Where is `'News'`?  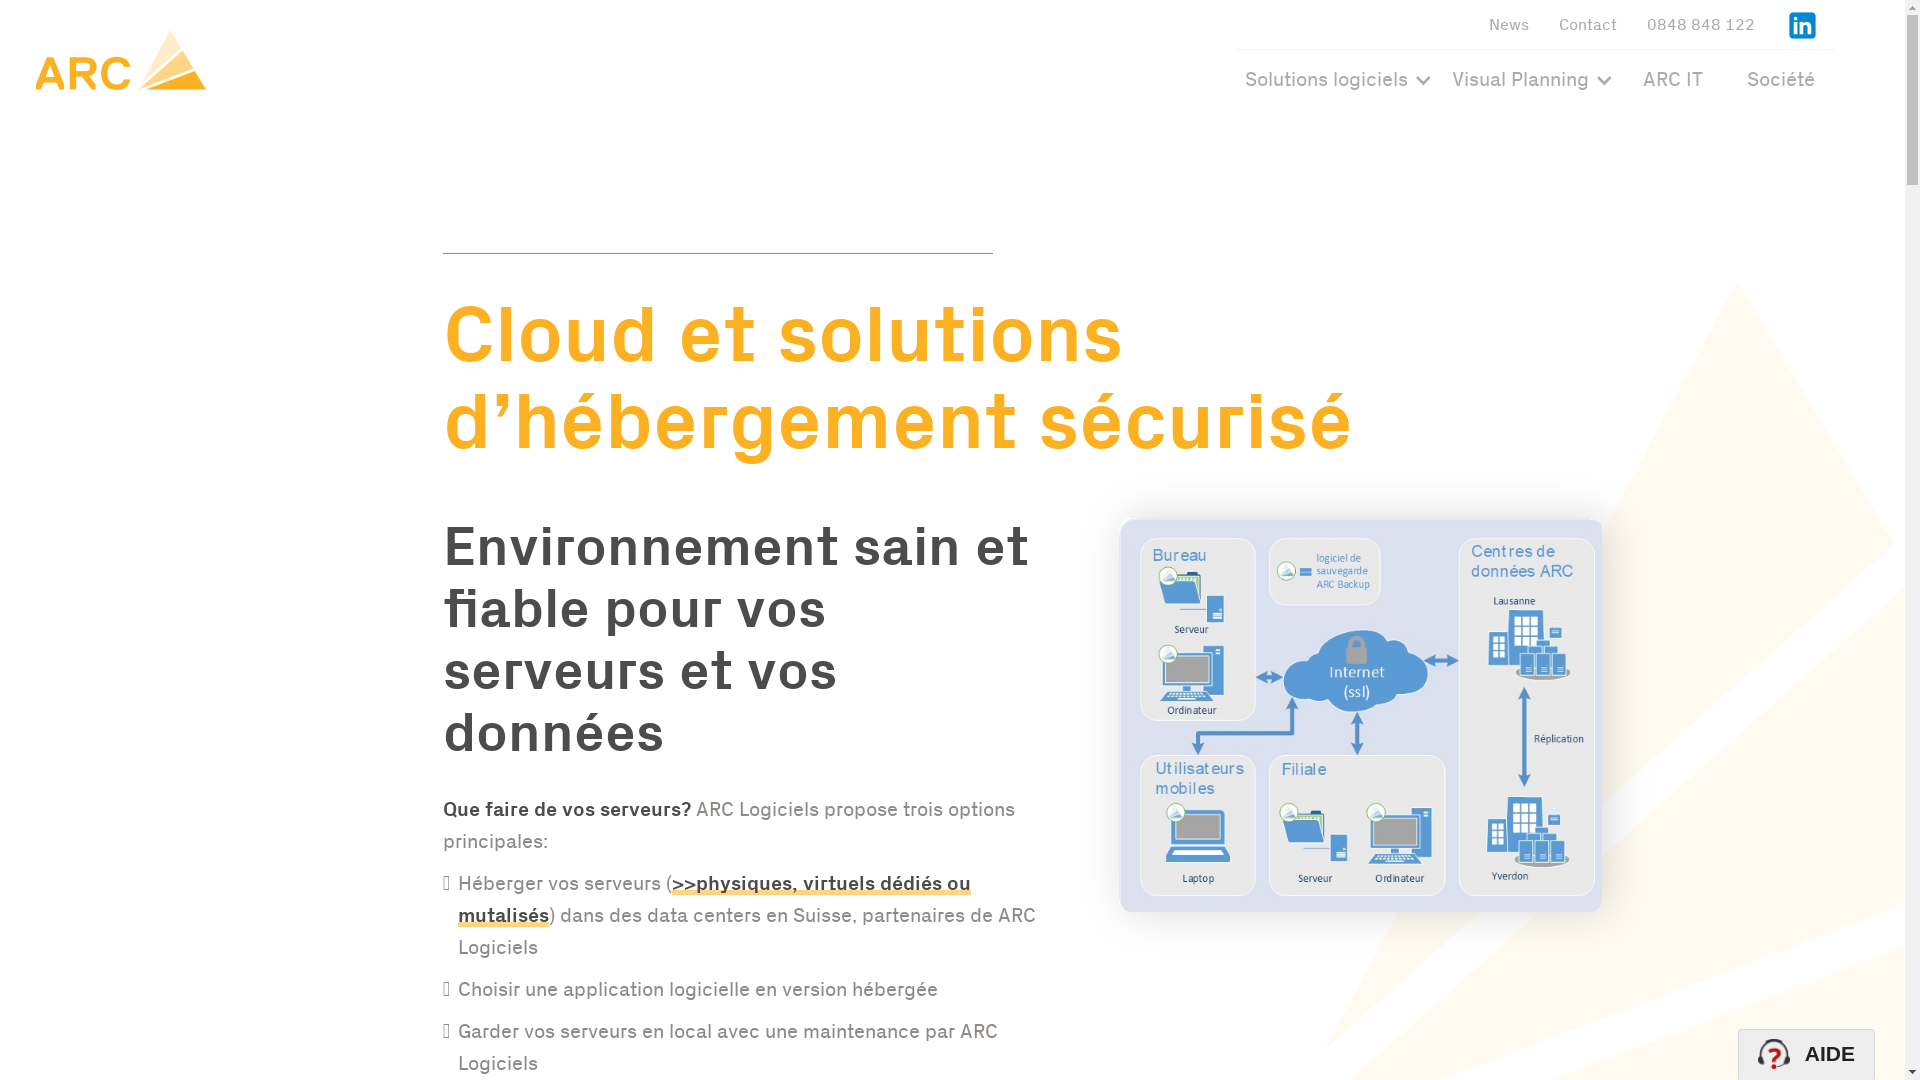
'News' is located at coordinates (1473, 24).